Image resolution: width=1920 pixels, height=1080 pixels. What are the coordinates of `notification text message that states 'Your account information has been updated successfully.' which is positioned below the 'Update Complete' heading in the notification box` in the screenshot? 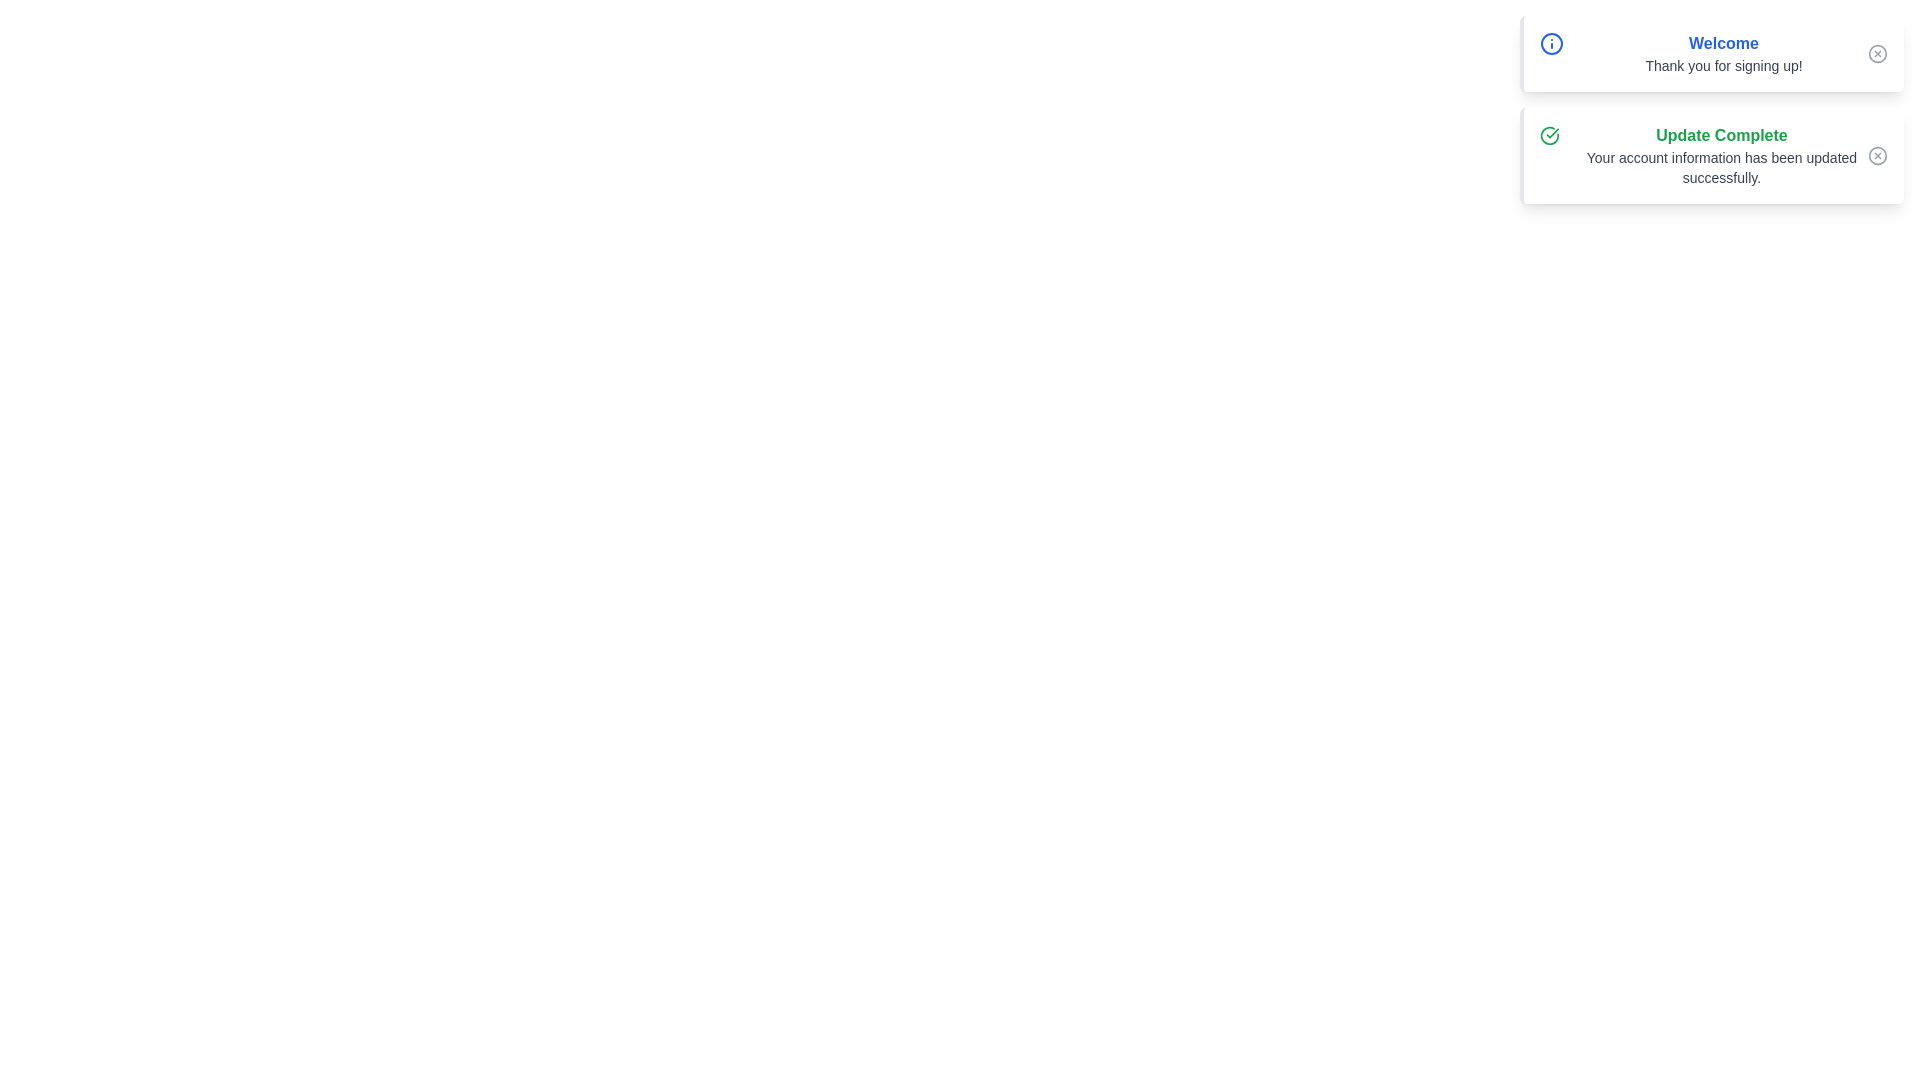 It's located at (1720, 167).